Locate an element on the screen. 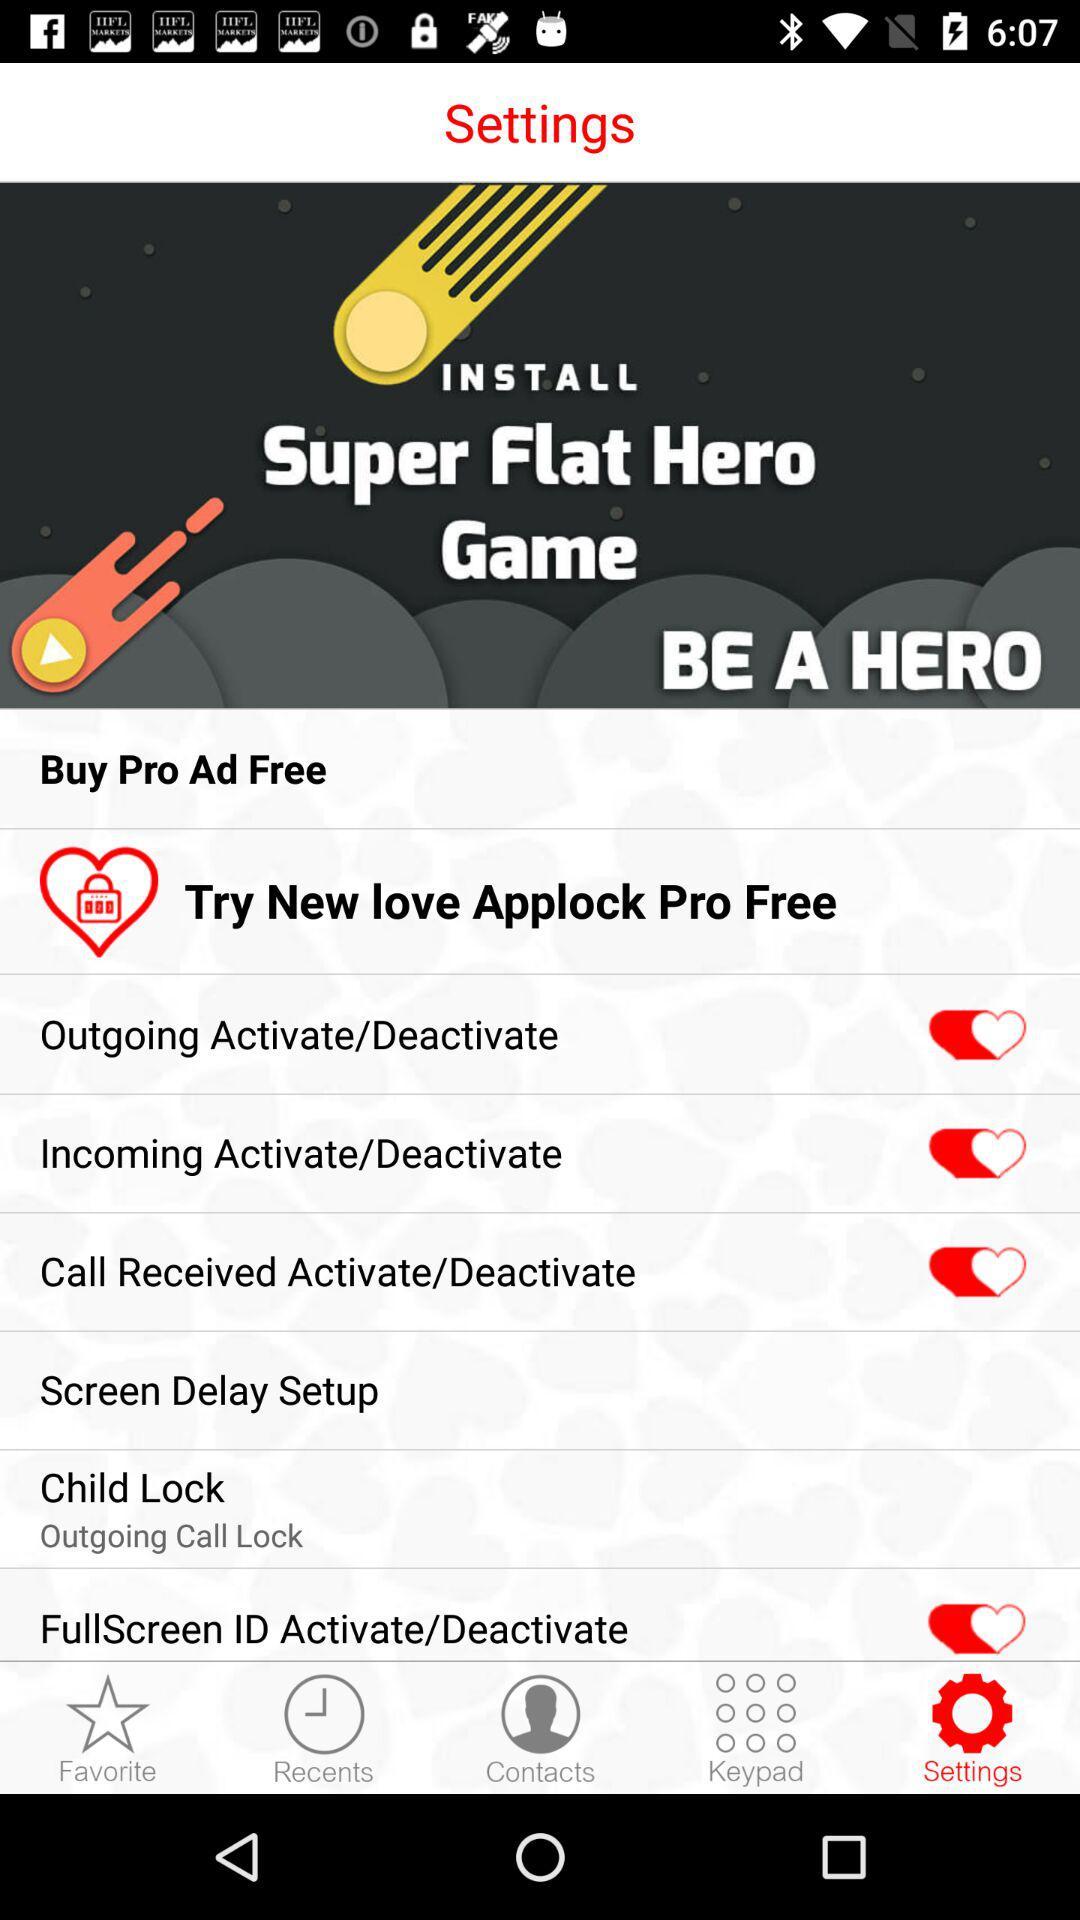 This screenshot has height=1920, width=1080. una manera de ser otro is located at coordinates (973, 1618).